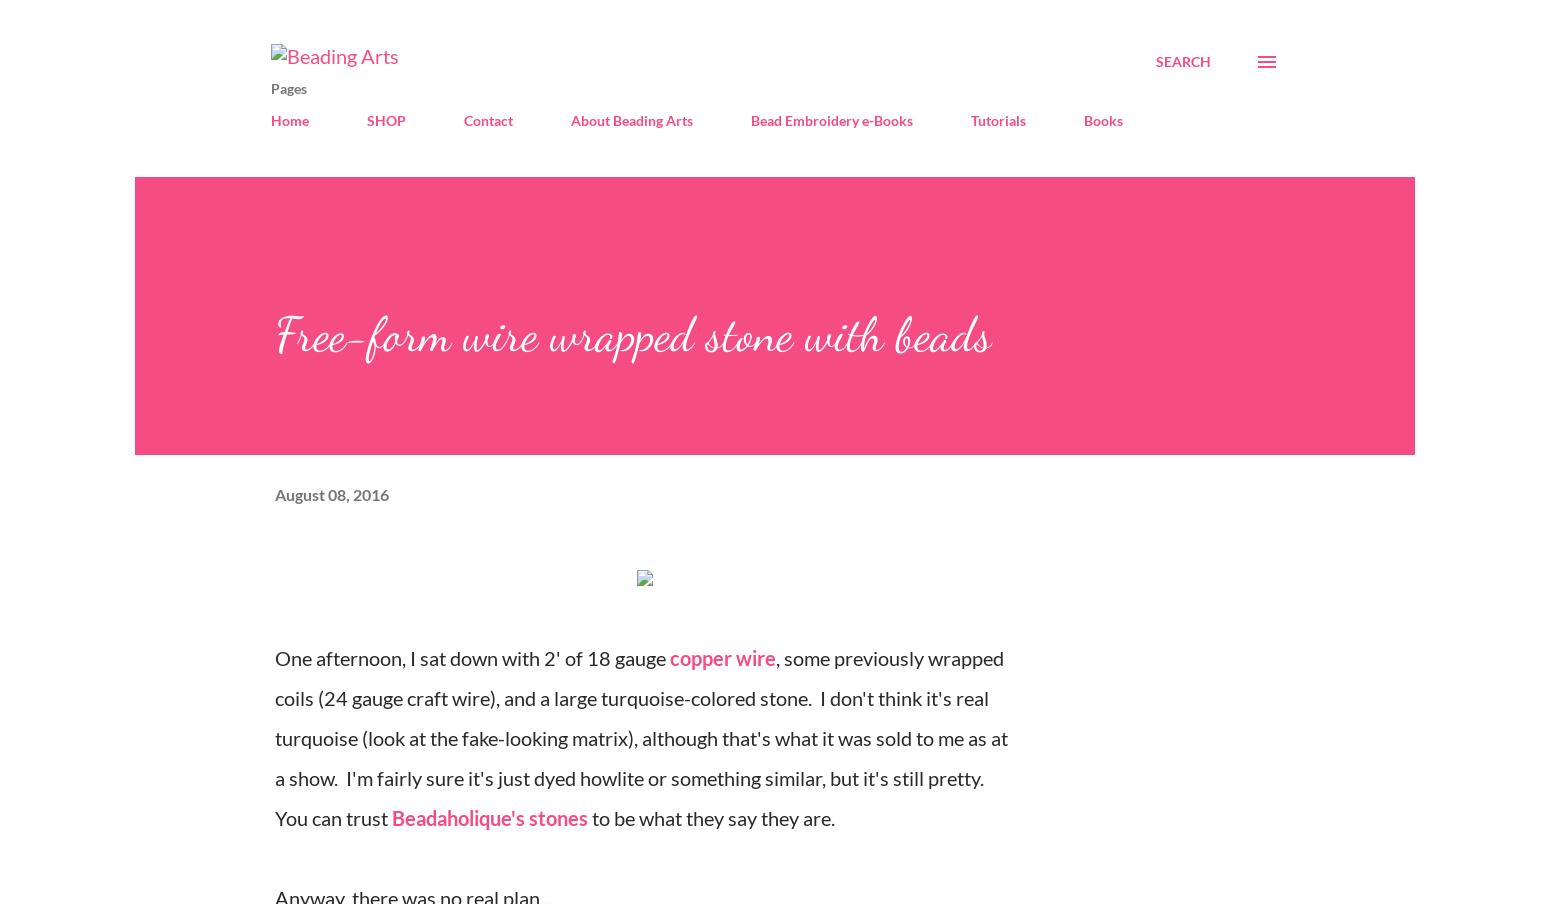  Describe the element at coordinates (1154, 61) in the screenshot. I see `'Search'` at that location.